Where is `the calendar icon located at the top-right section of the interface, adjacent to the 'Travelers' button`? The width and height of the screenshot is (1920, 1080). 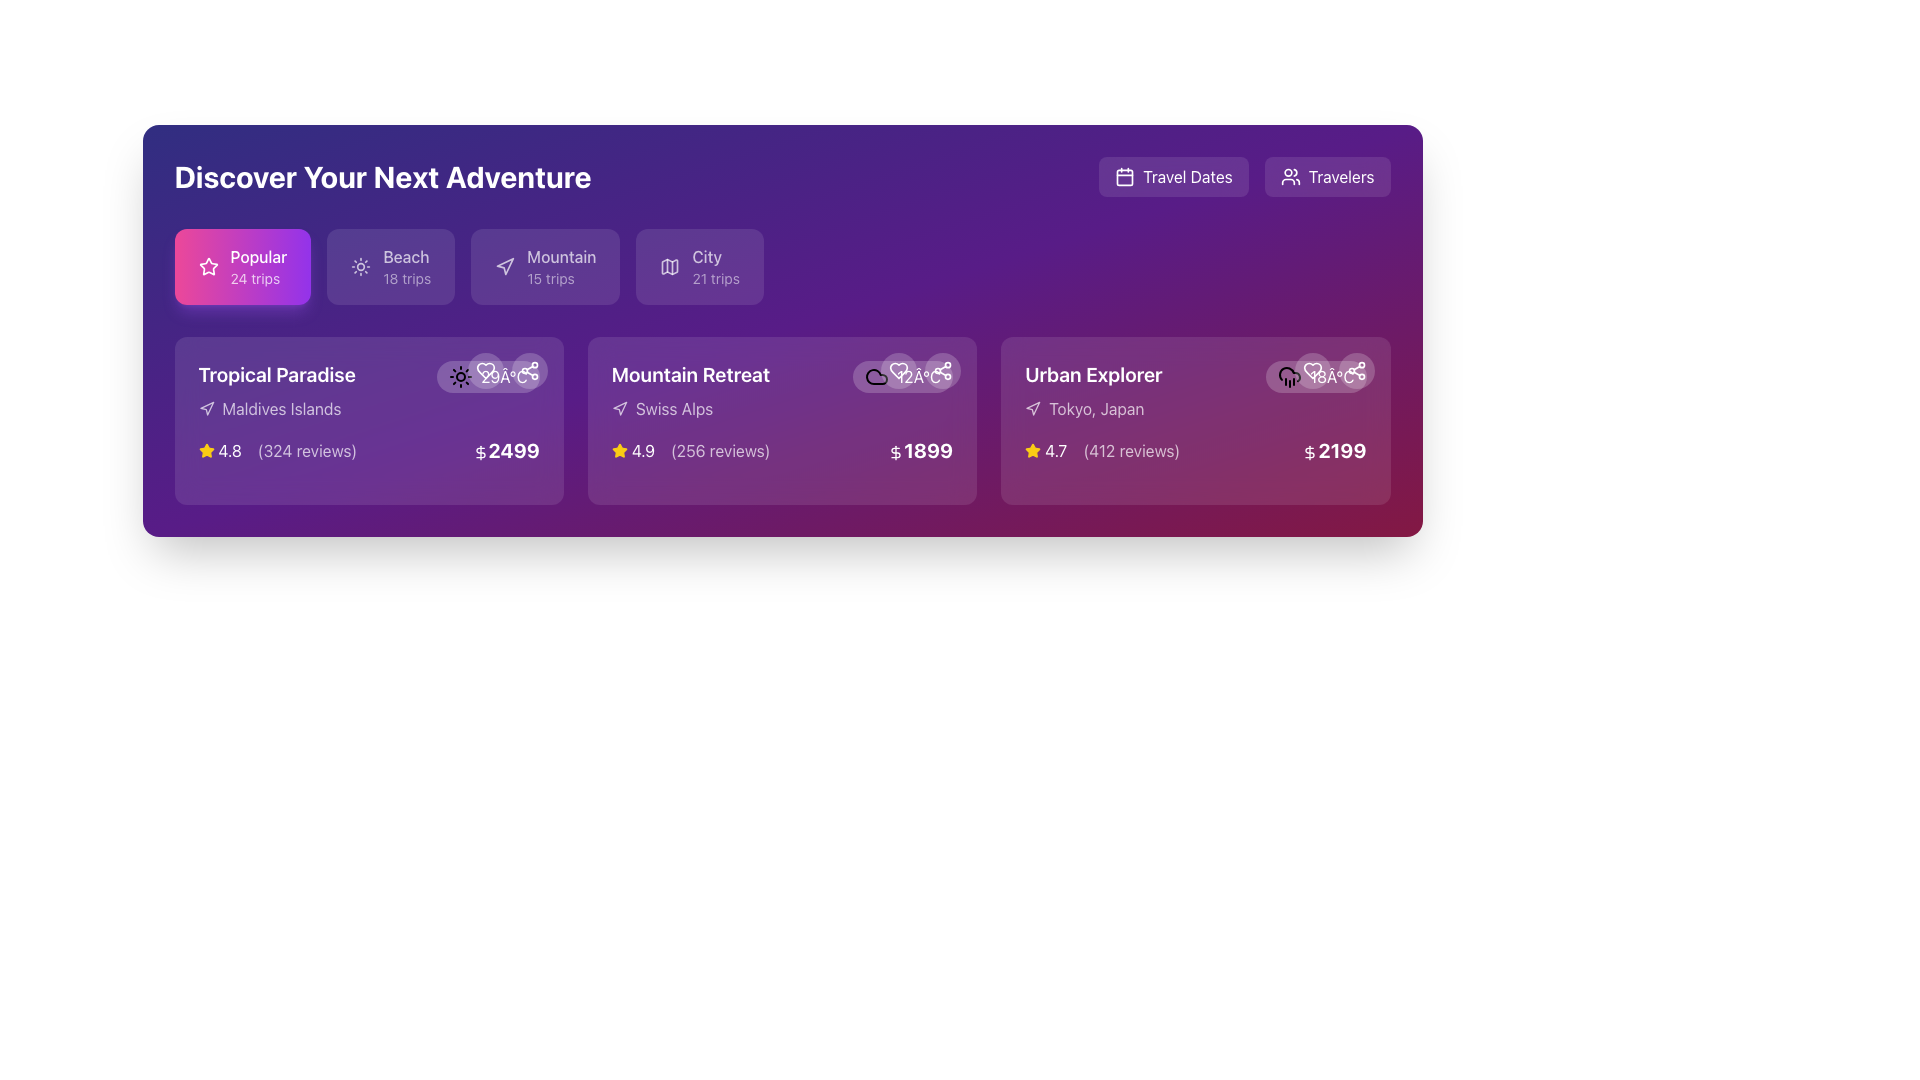 the calendar icon located at the top-right section of the interface, adjacent to the 'Travelers' button is located at coordinates (1125, 176).